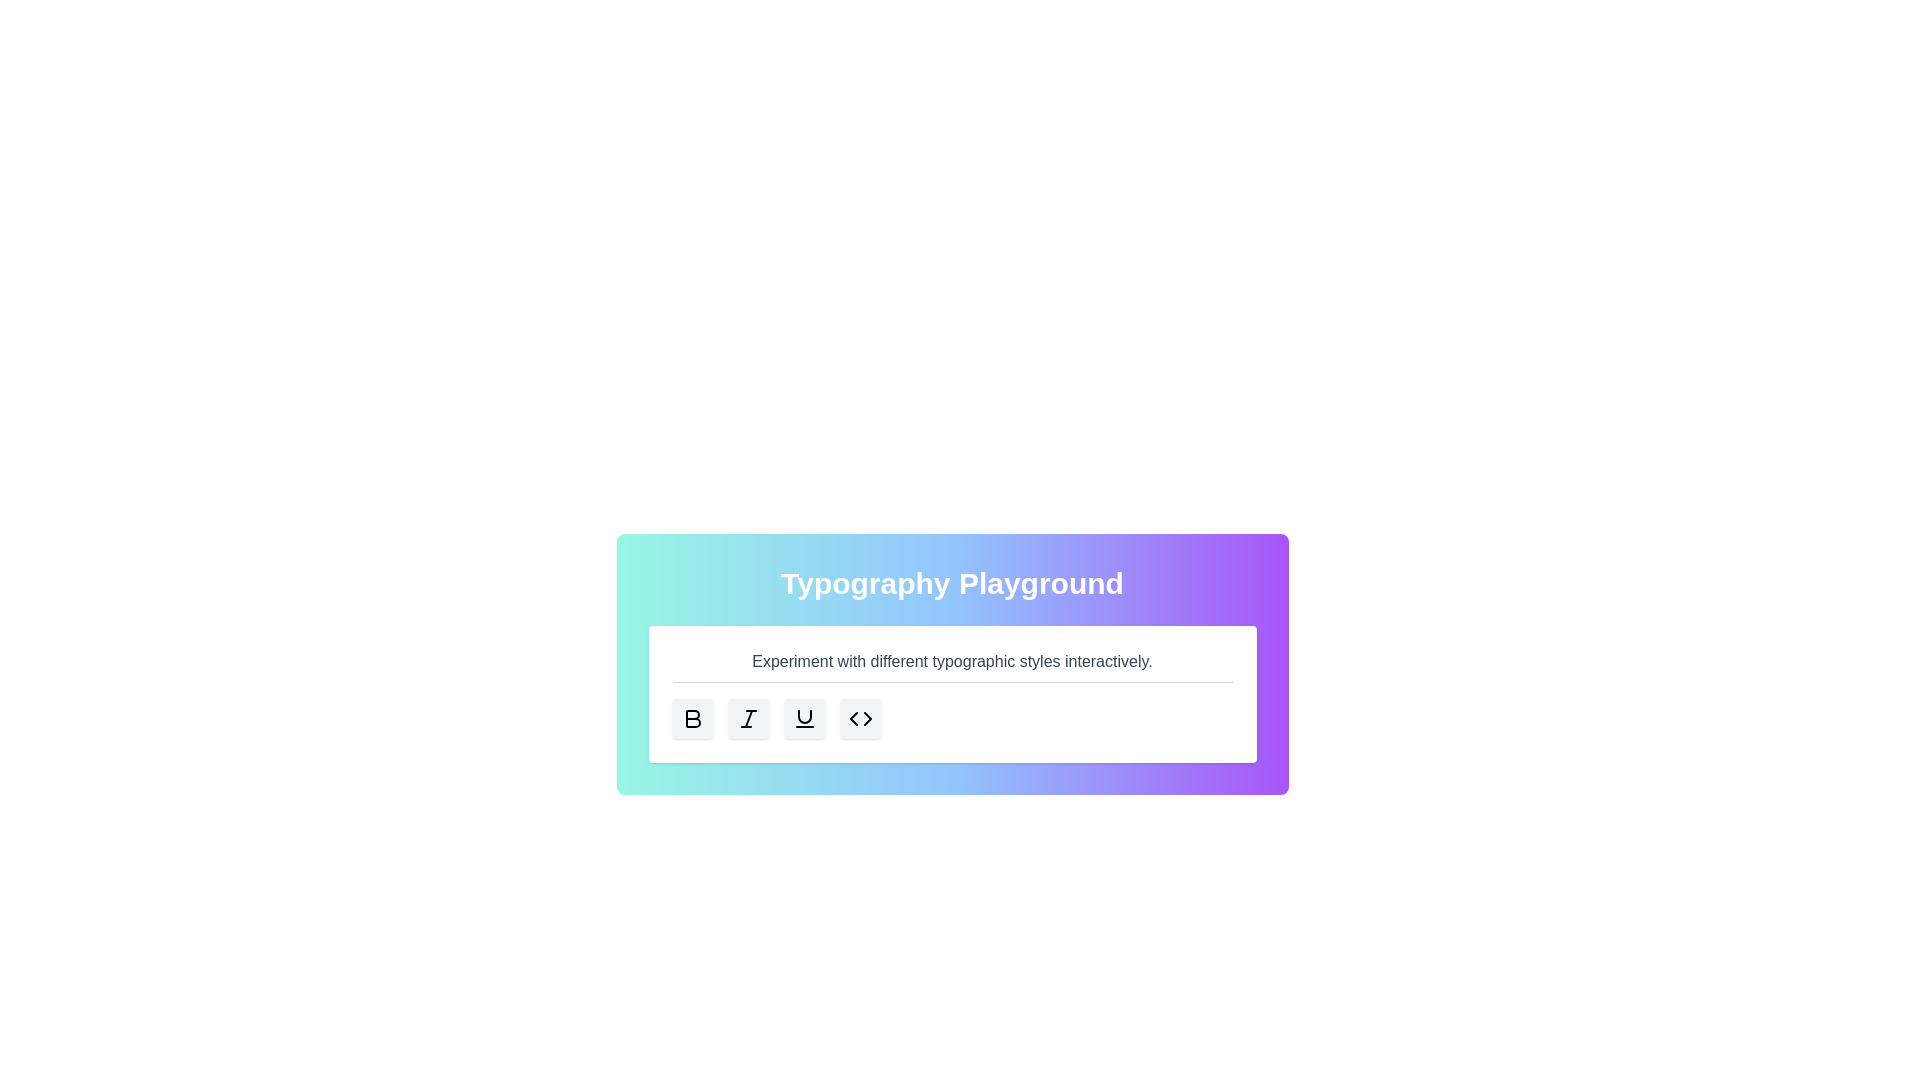  What do you see at coordinates (692, 717) in the screenshot?
I see `the bold 'B' icon button in the toolbar` at bounding box center [692, 717].